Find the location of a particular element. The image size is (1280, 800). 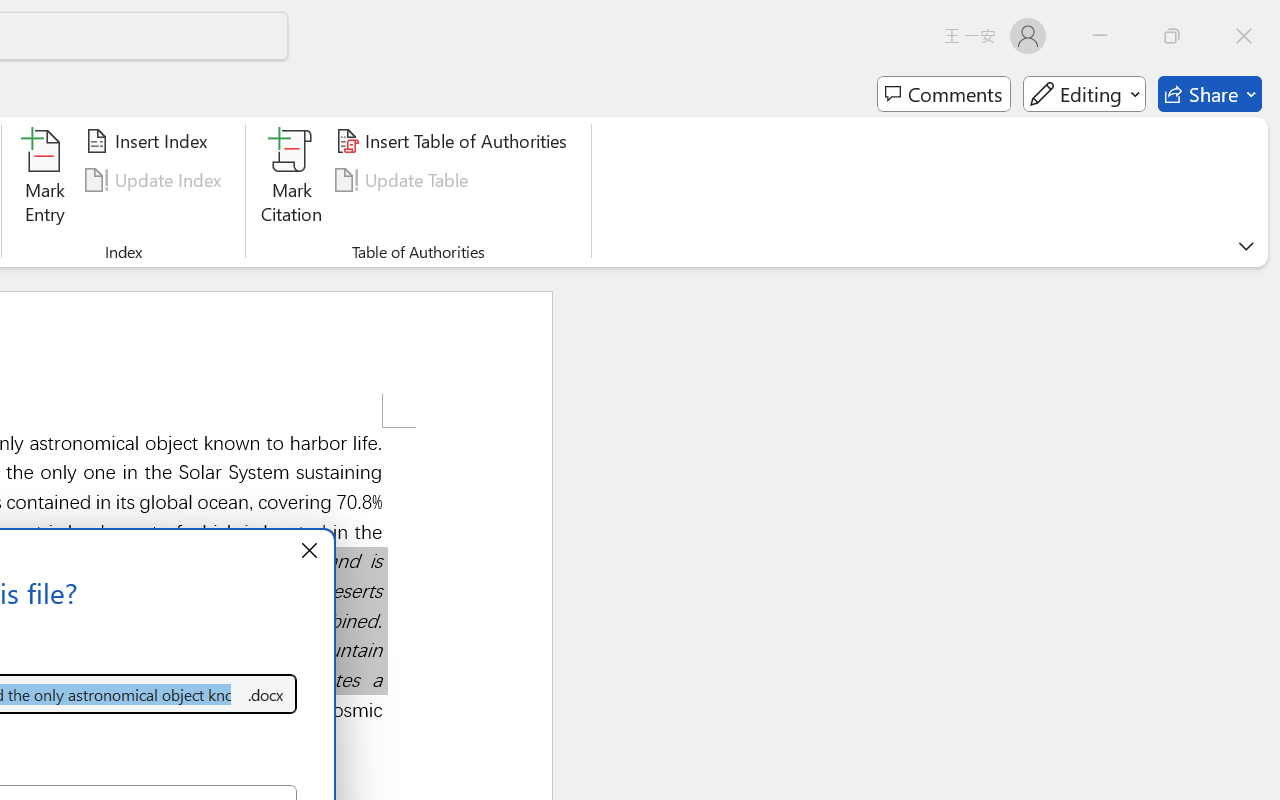

'Save as type' is located at coordinates (264, 694).